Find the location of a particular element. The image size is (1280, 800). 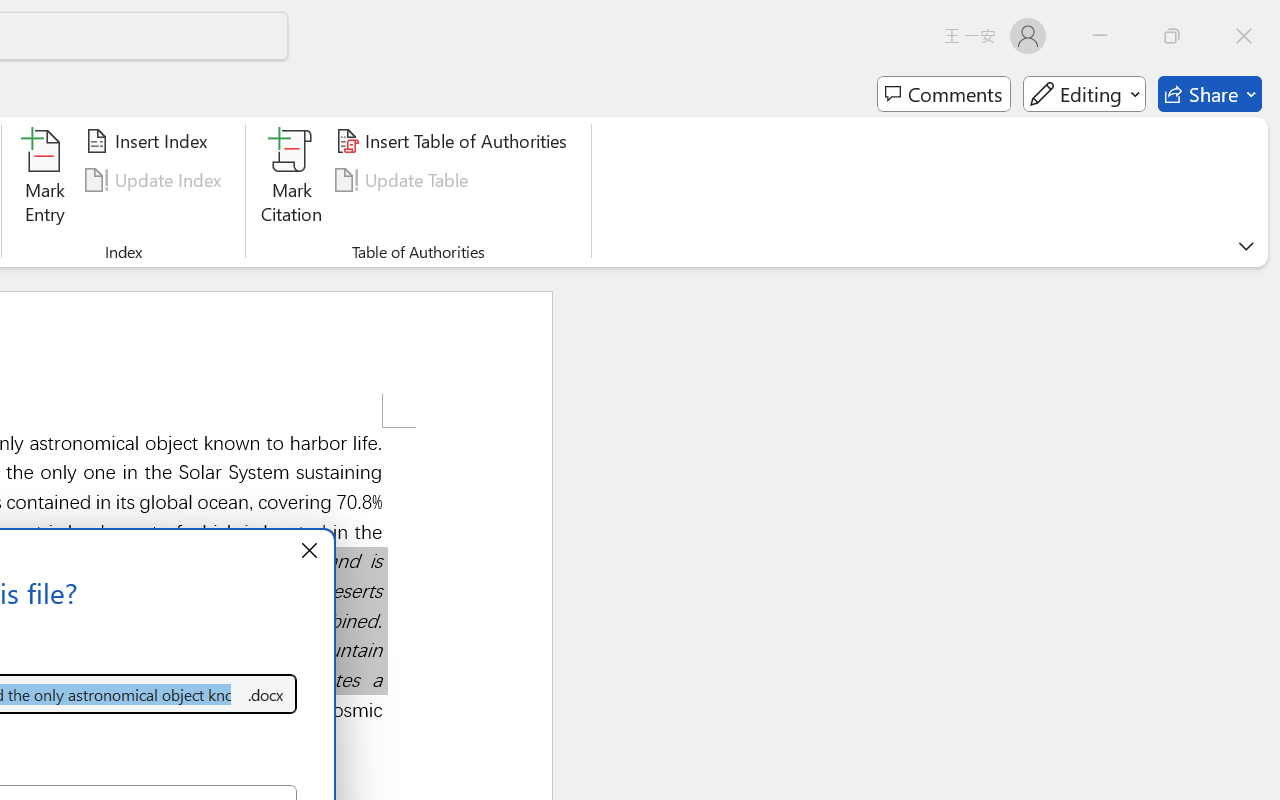

'Save as type' is located at coordinates (264, 694).